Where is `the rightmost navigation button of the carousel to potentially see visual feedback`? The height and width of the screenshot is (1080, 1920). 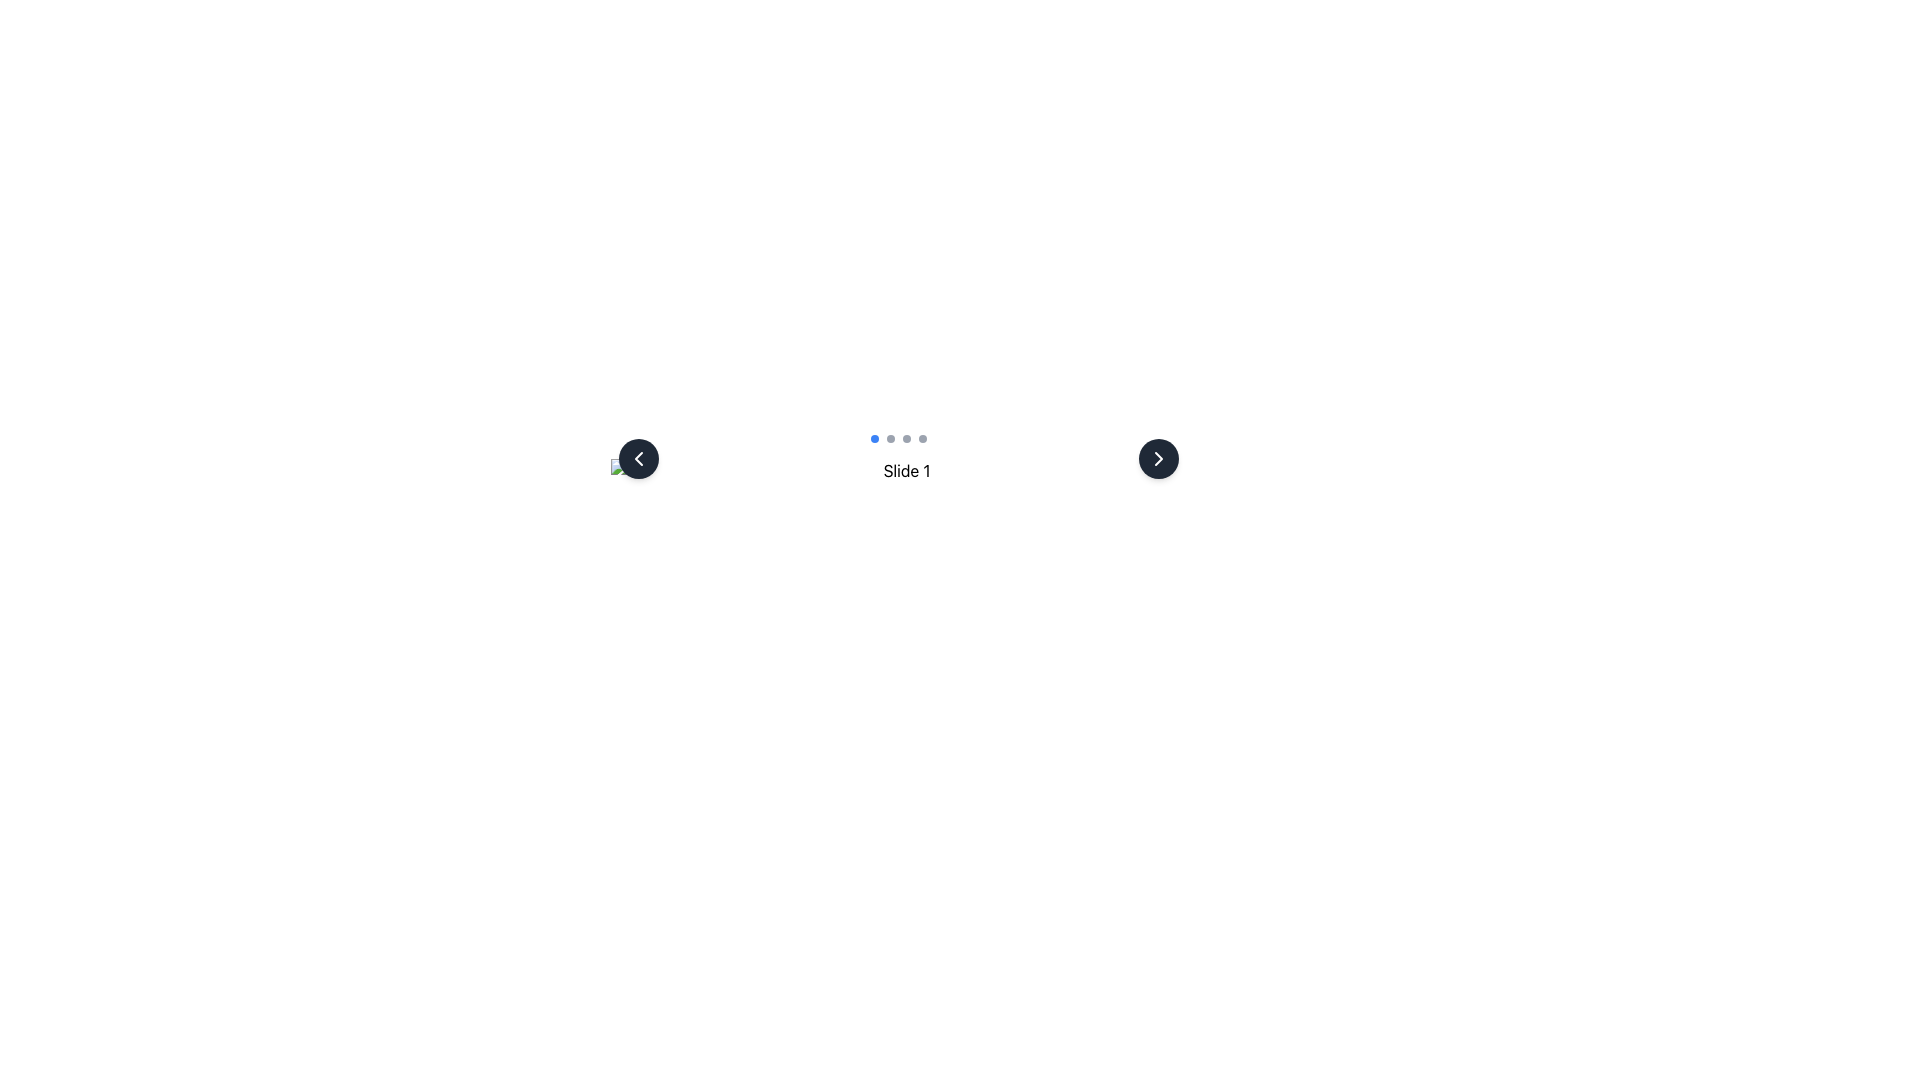
the rightmost navigation button of the carousel to potentially see visual feedback is located at coordinates (1158, 459).